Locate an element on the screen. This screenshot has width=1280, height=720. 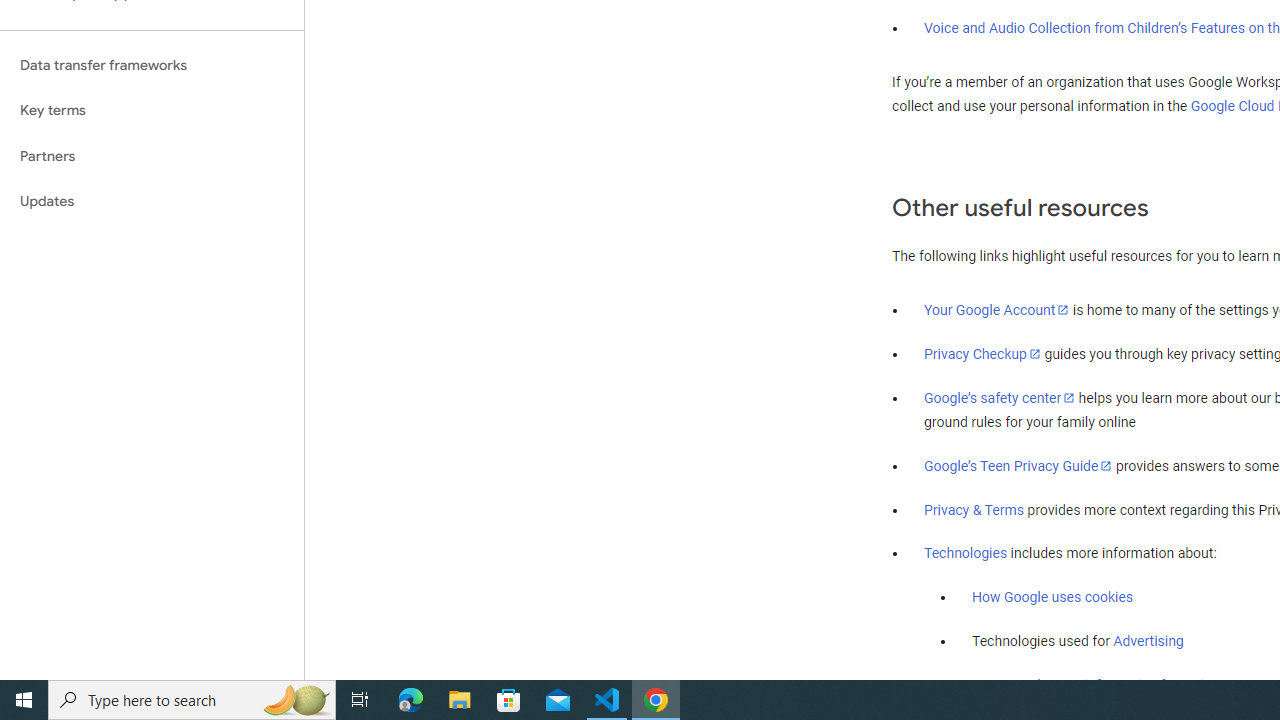
'How Google uses cookies' is located at coordinates (1051, 596).